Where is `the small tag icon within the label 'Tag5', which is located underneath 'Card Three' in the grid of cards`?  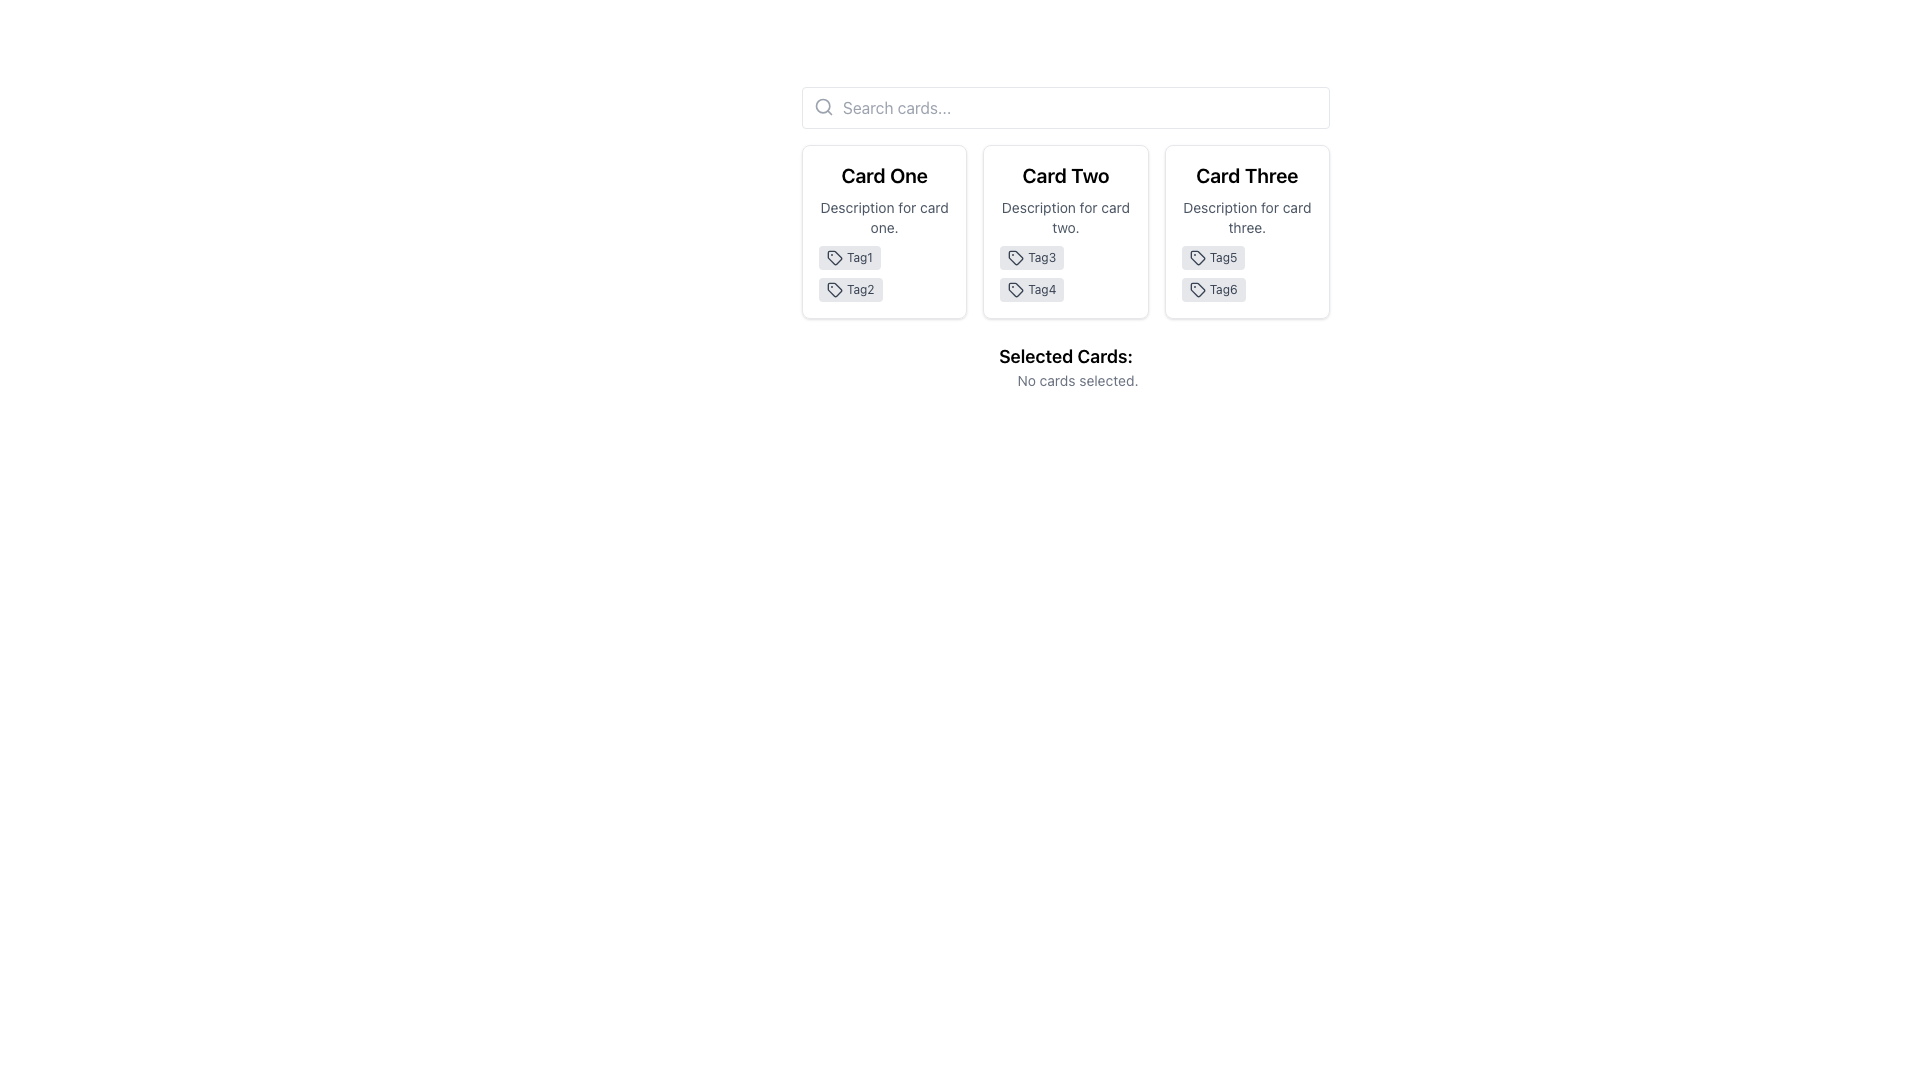 the small tag icon within the label 'Tag5', which is located underneath 'Card Three' in the grid of cards is located at coordinates (1197, 257).